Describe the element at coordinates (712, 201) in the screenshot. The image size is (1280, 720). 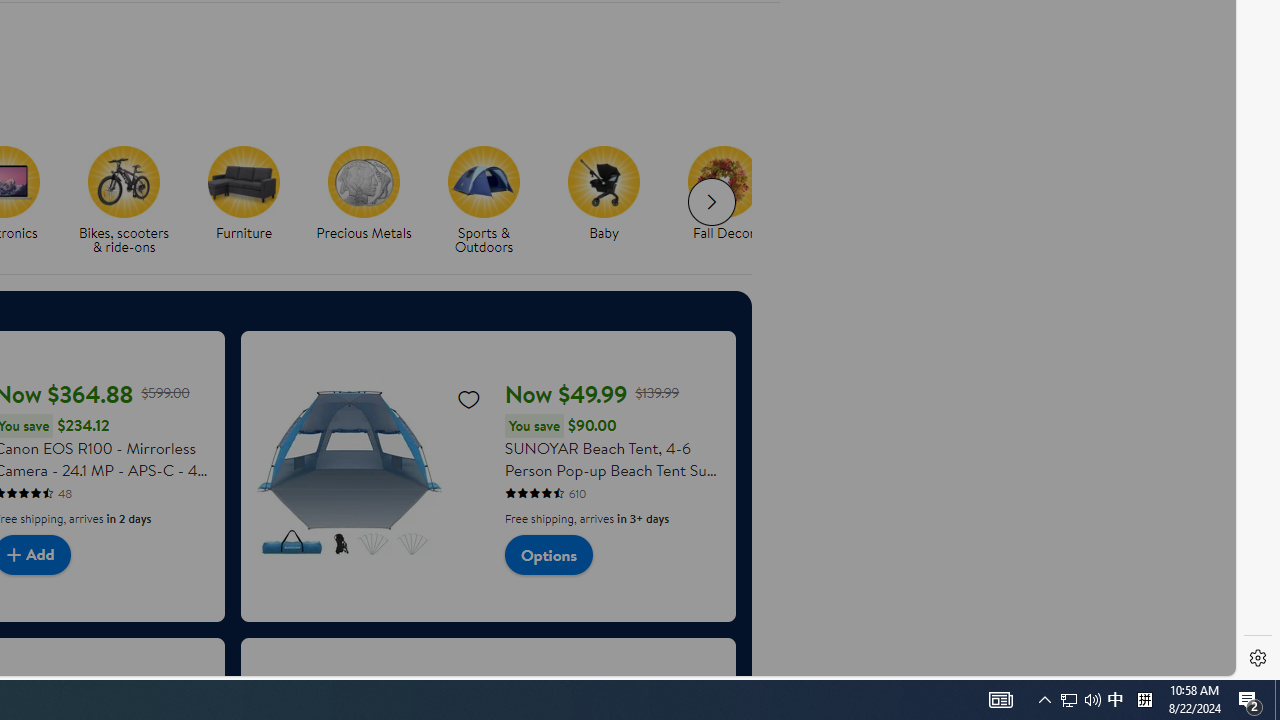
I see `'Next slide for chipModuleWithImages list'` at that location.